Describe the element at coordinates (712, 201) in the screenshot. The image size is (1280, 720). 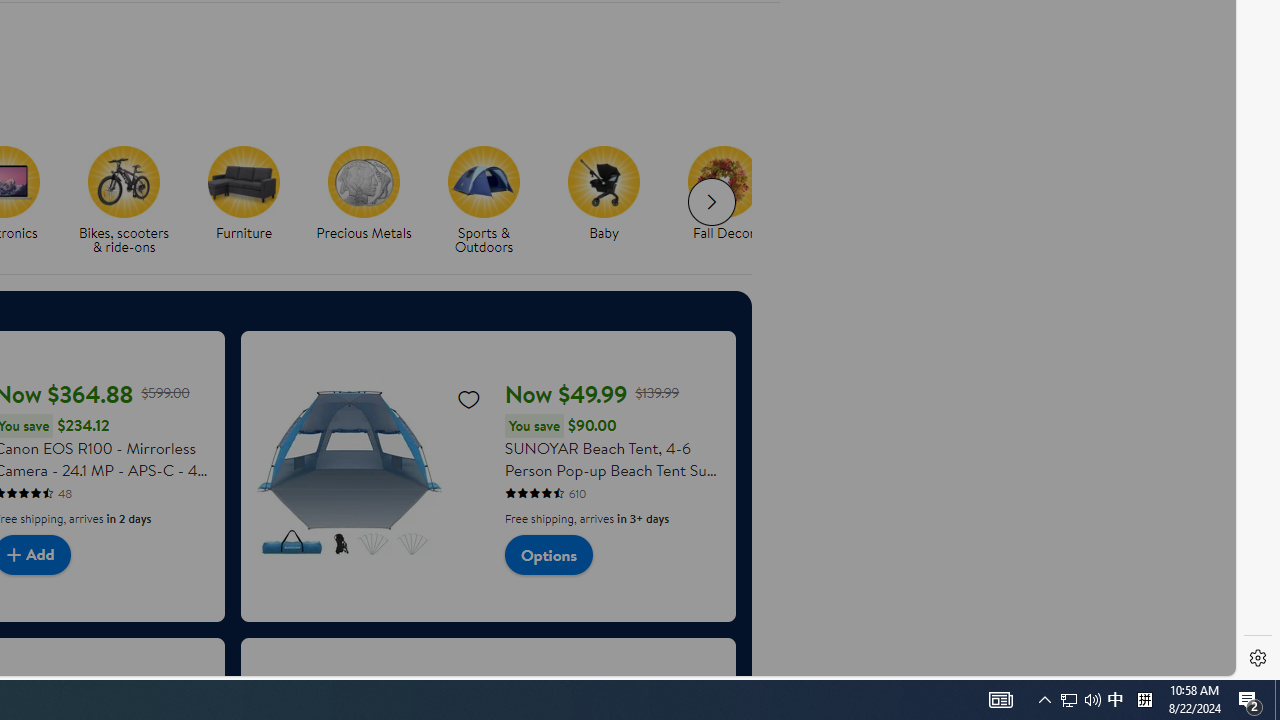
I see `'Next slide for chipModuleWithImages list'` at that location.